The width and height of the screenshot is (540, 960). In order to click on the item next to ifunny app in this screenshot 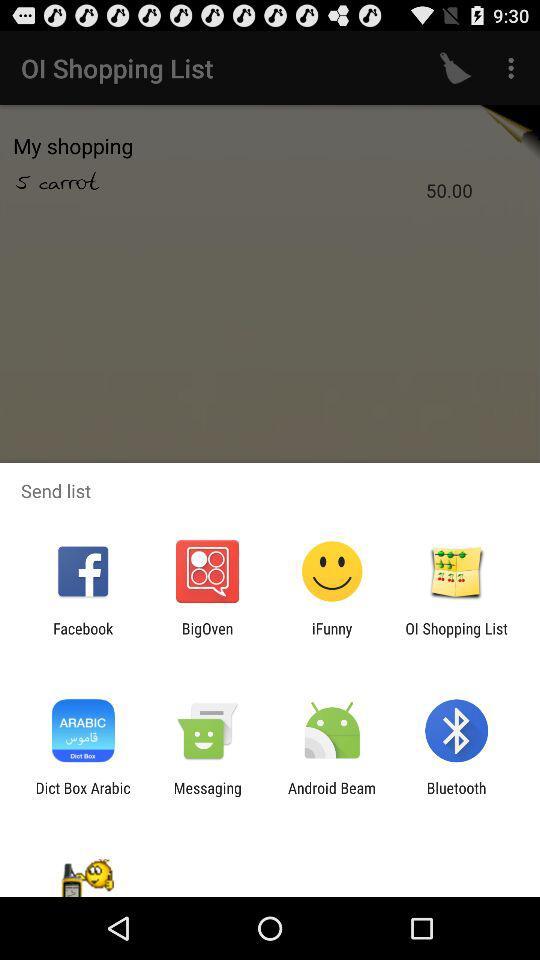, I will do `click(206, 636)`.